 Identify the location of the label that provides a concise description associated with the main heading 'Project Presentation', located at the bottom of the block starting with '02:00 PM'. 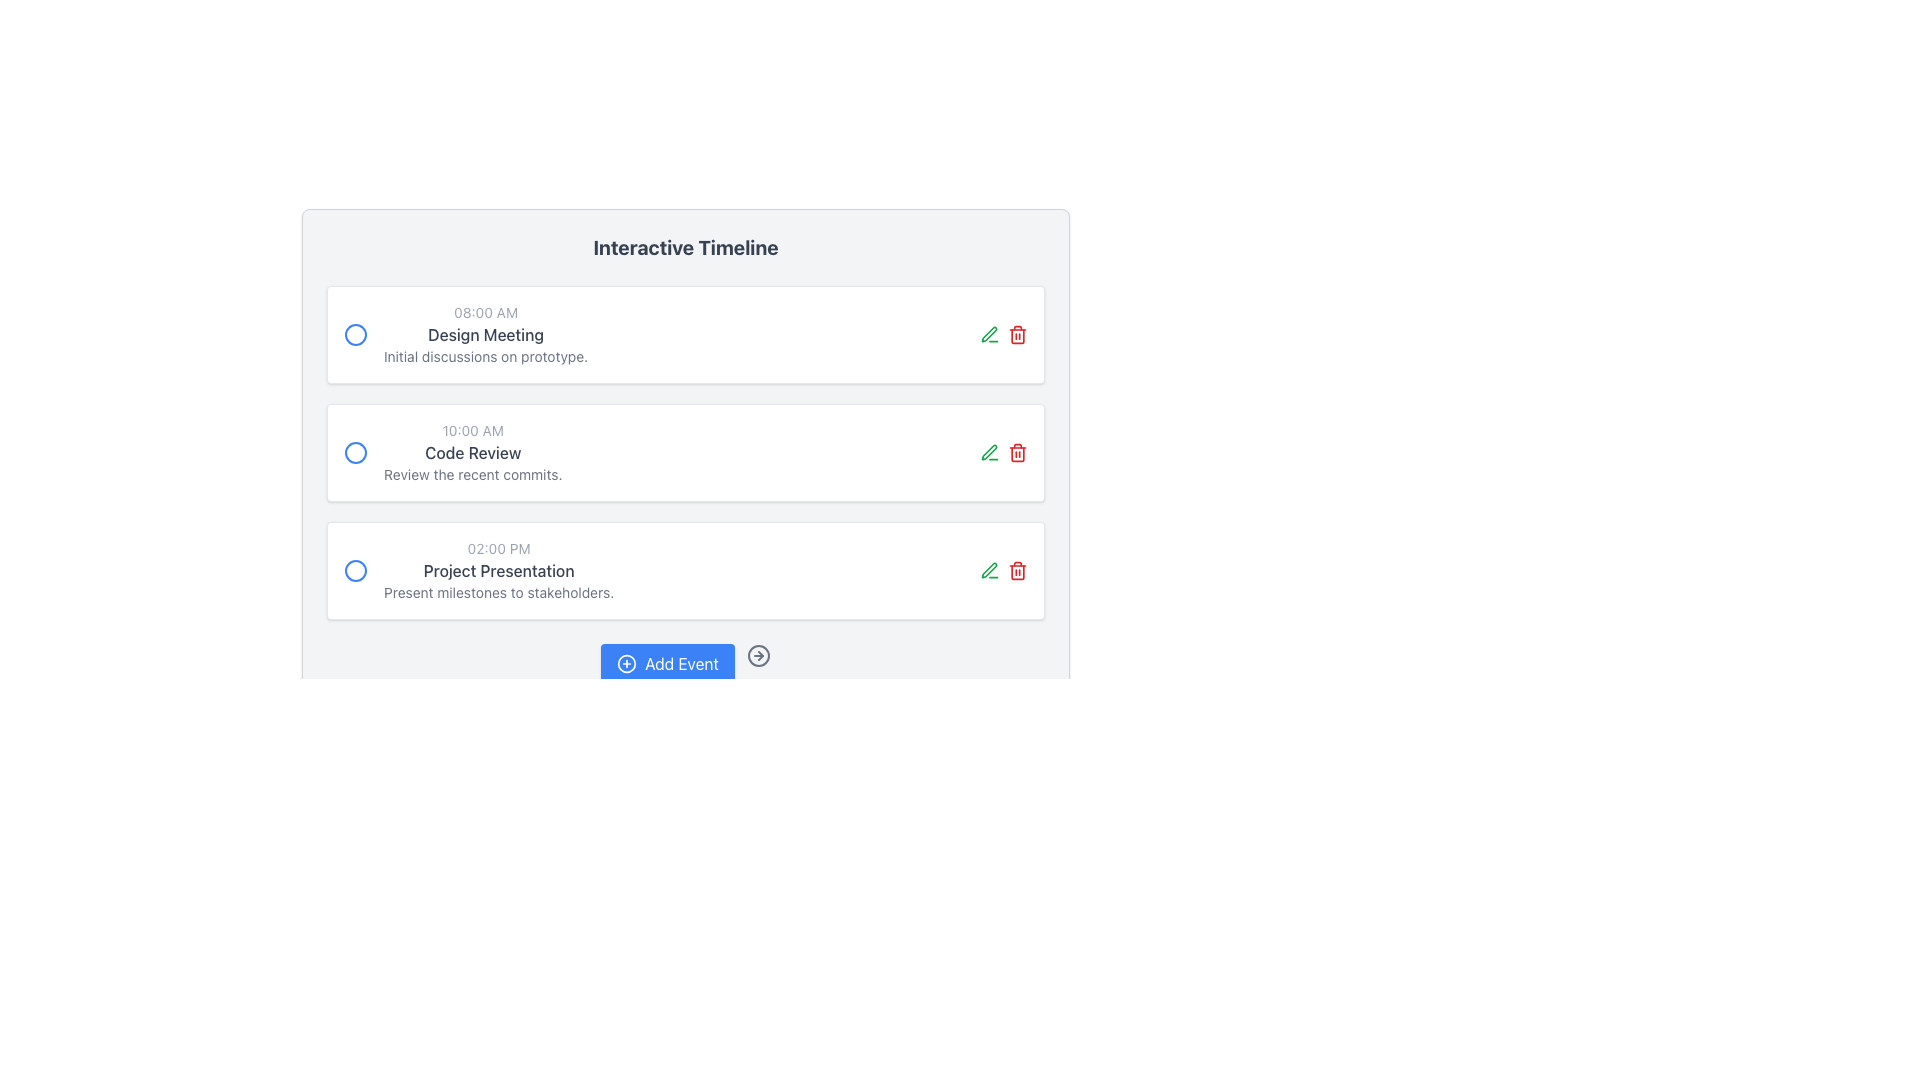
(499, 592).